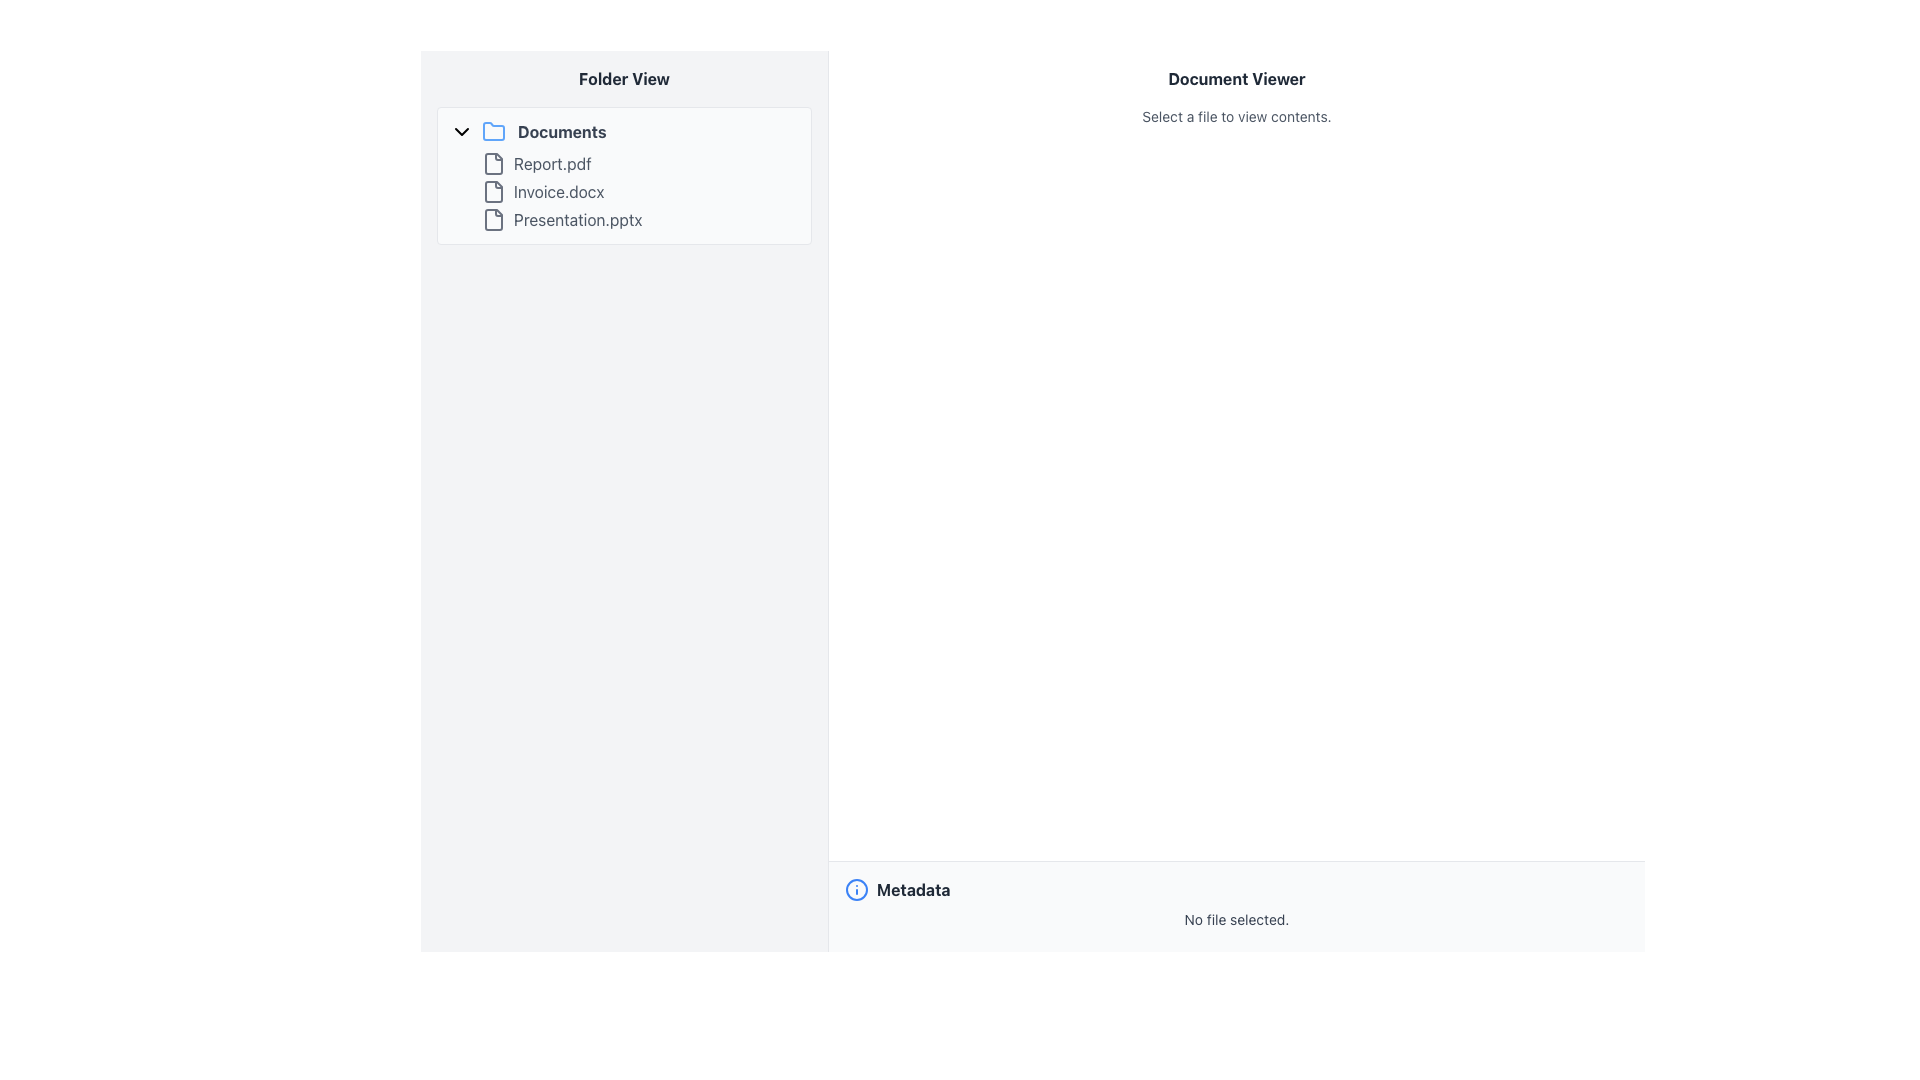  I want to click on the first item in the 'Folder View' panel, so click(640, 163).